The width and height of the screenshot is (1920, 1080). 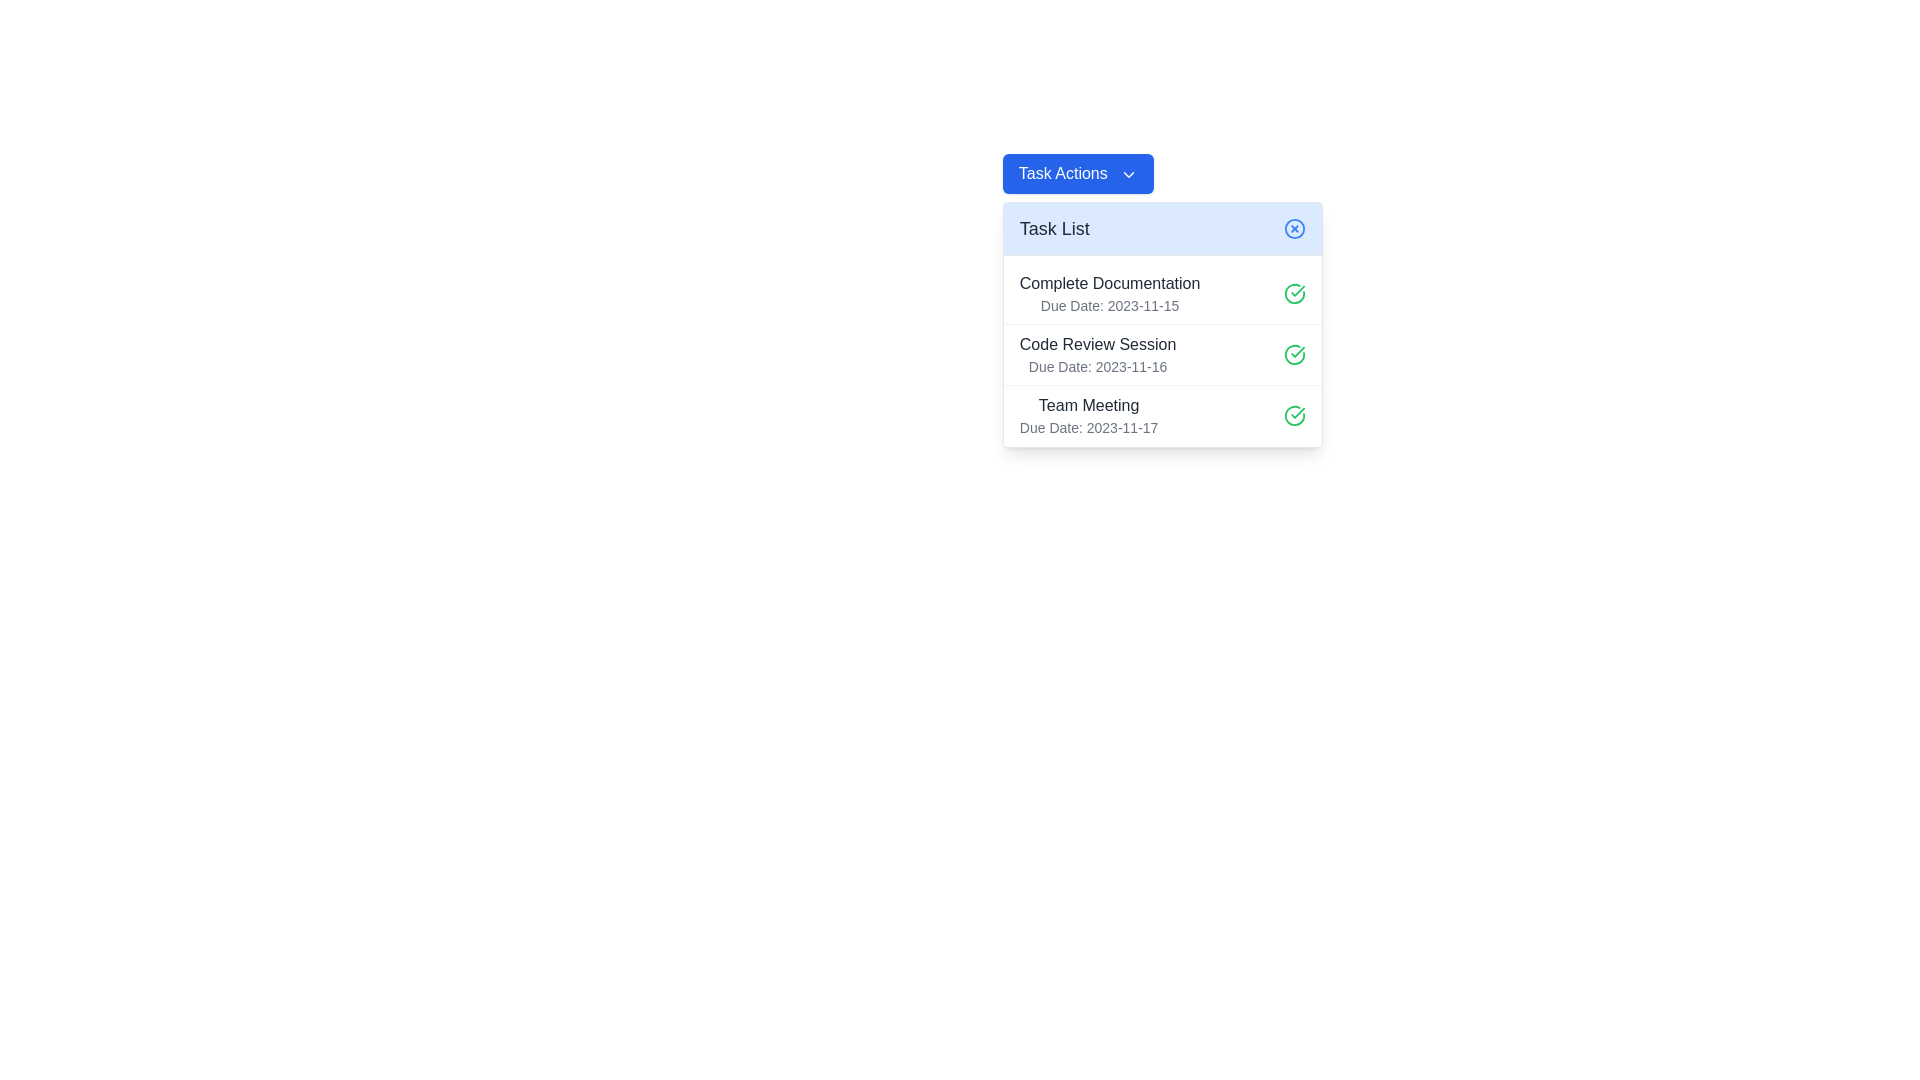 I want to click on the third checkmark icon indicating the completion of the 'Team Meeting' task in the 'Task List' interface, so click(x=1294, y=415).